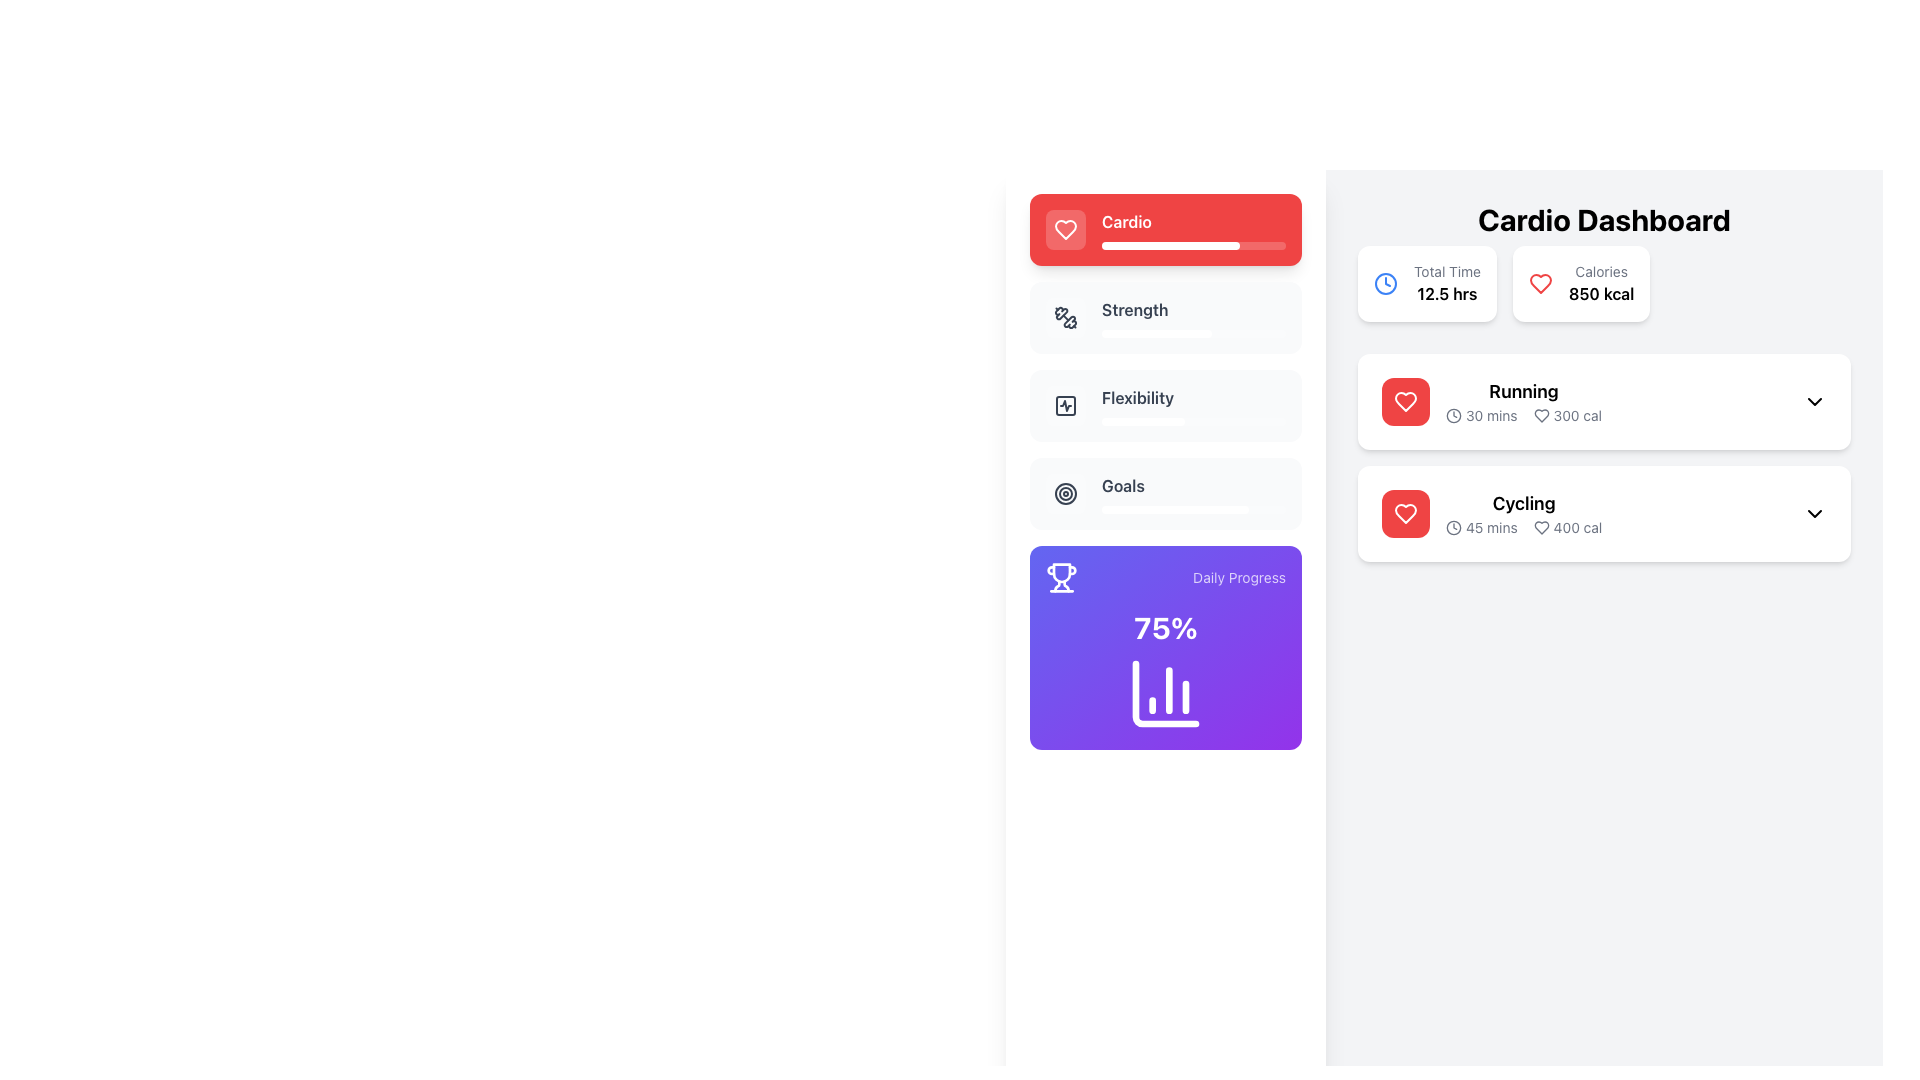  What do you see at coordinates (1566, 415) in the screenshot?
I see `the Text with icon indicating caloric expenditure for the 'Running' activity in the Cardio Dashboard section, located to the right of the '30 mins' text` at bounding box center [1566, 415].